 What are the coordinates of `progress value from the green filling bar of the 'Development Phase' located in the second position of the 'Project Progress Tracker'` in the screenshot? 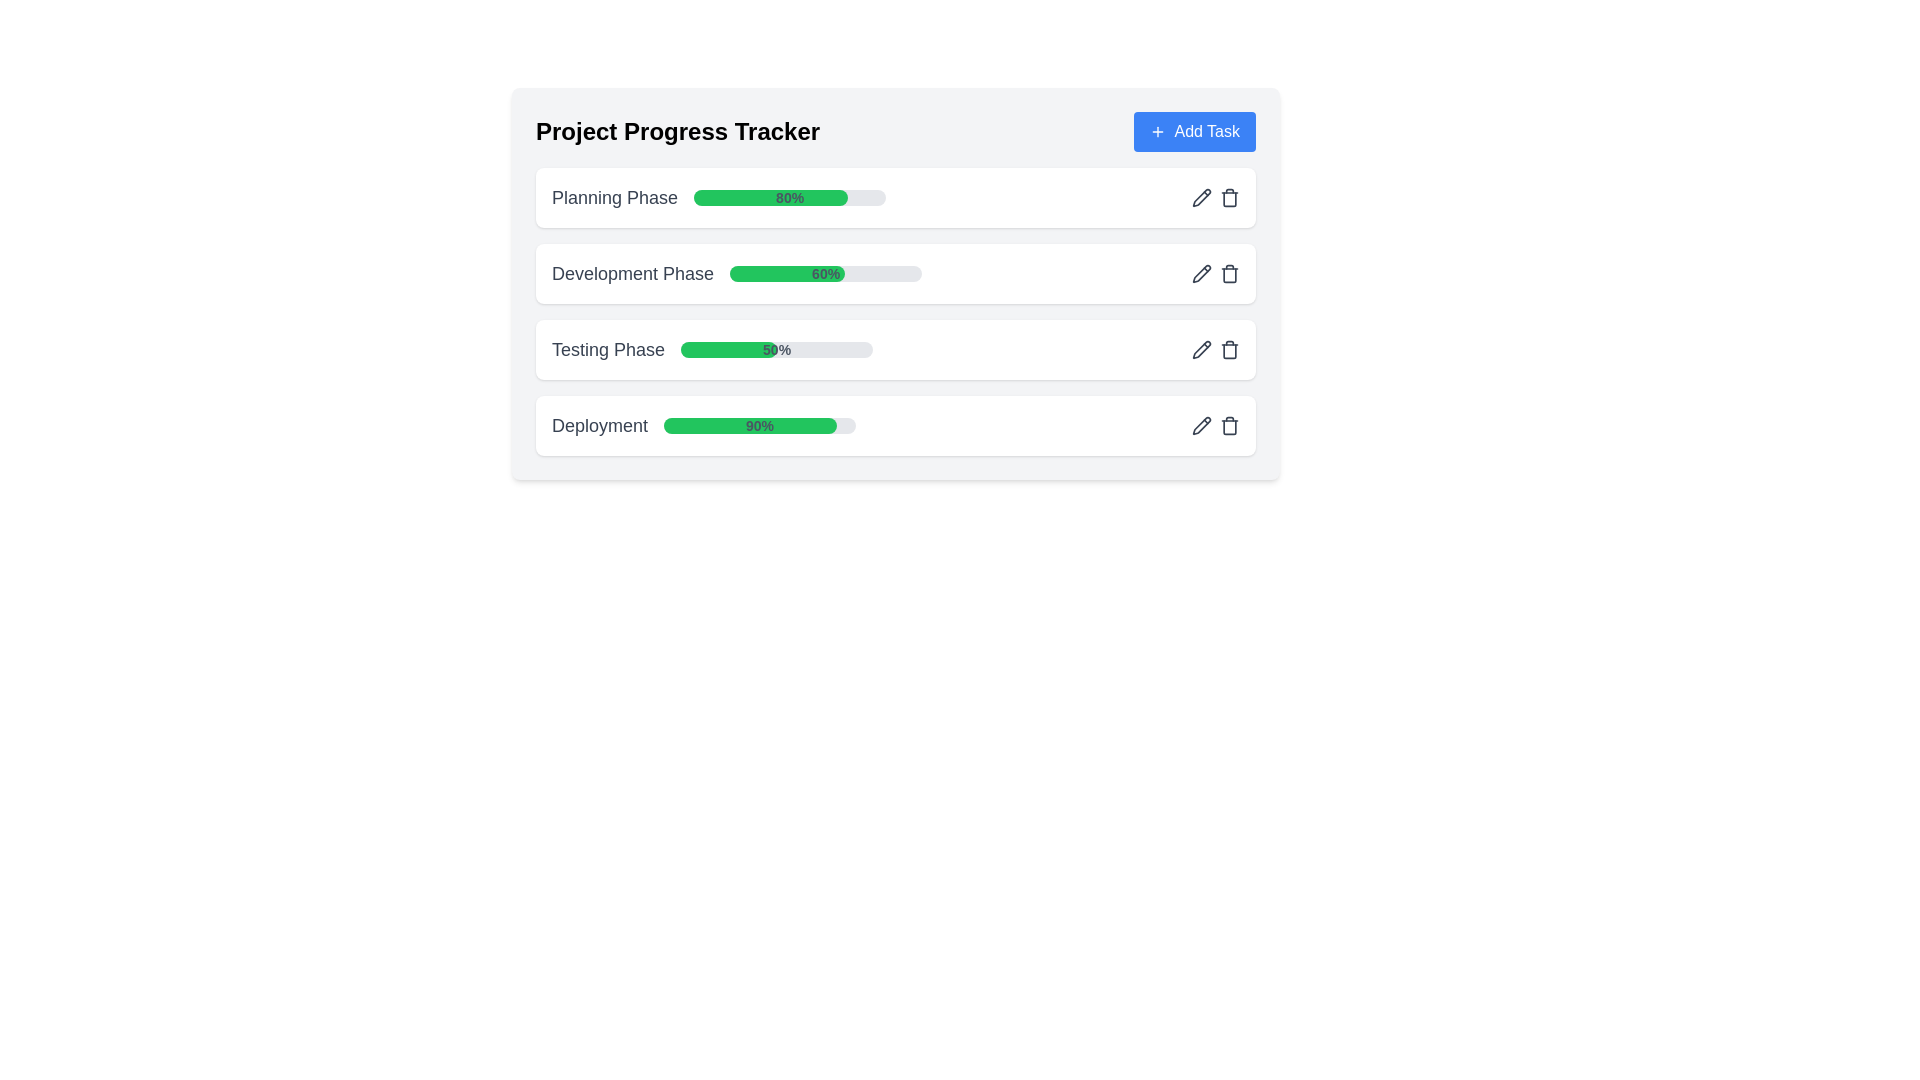 It's located at (786, 273).